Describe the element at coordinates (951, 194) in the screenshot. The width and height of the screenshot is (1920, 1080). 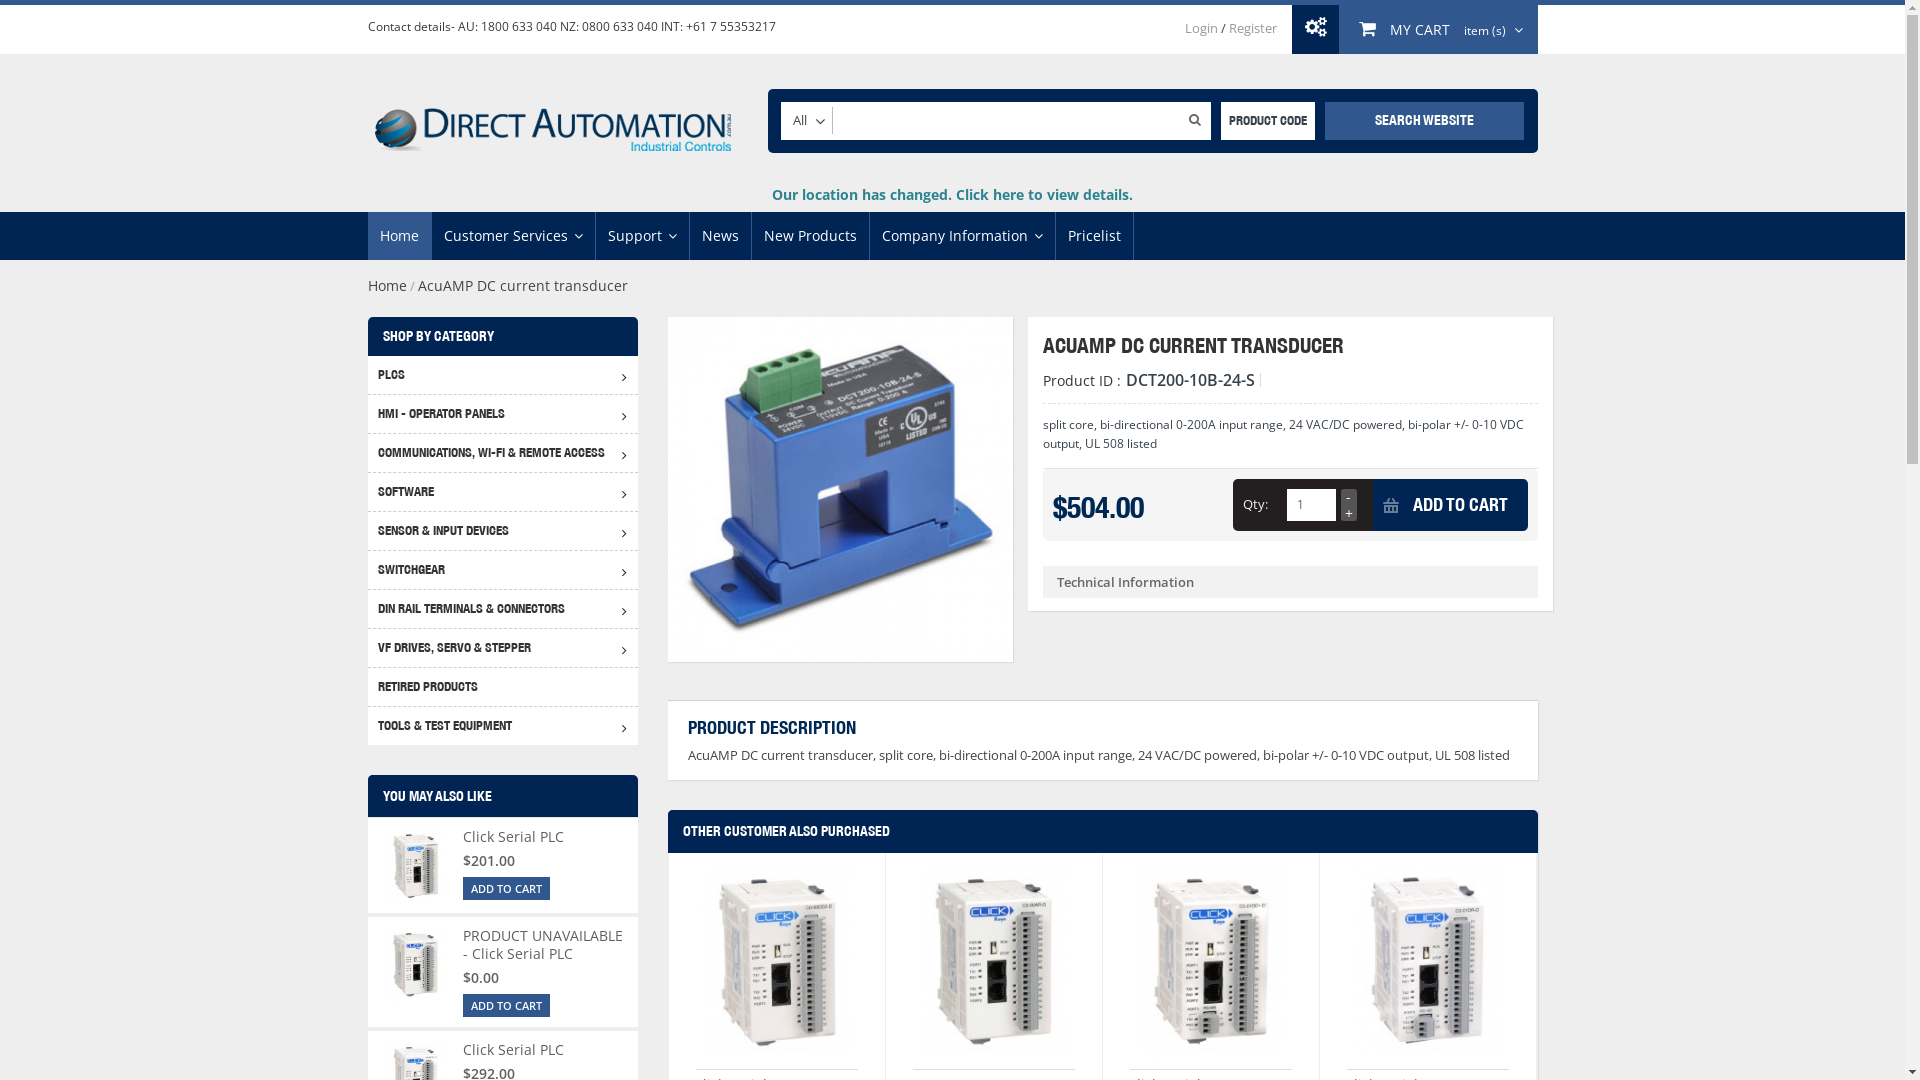
I see `'Our location has changed. Click here to view details.'` at that location.